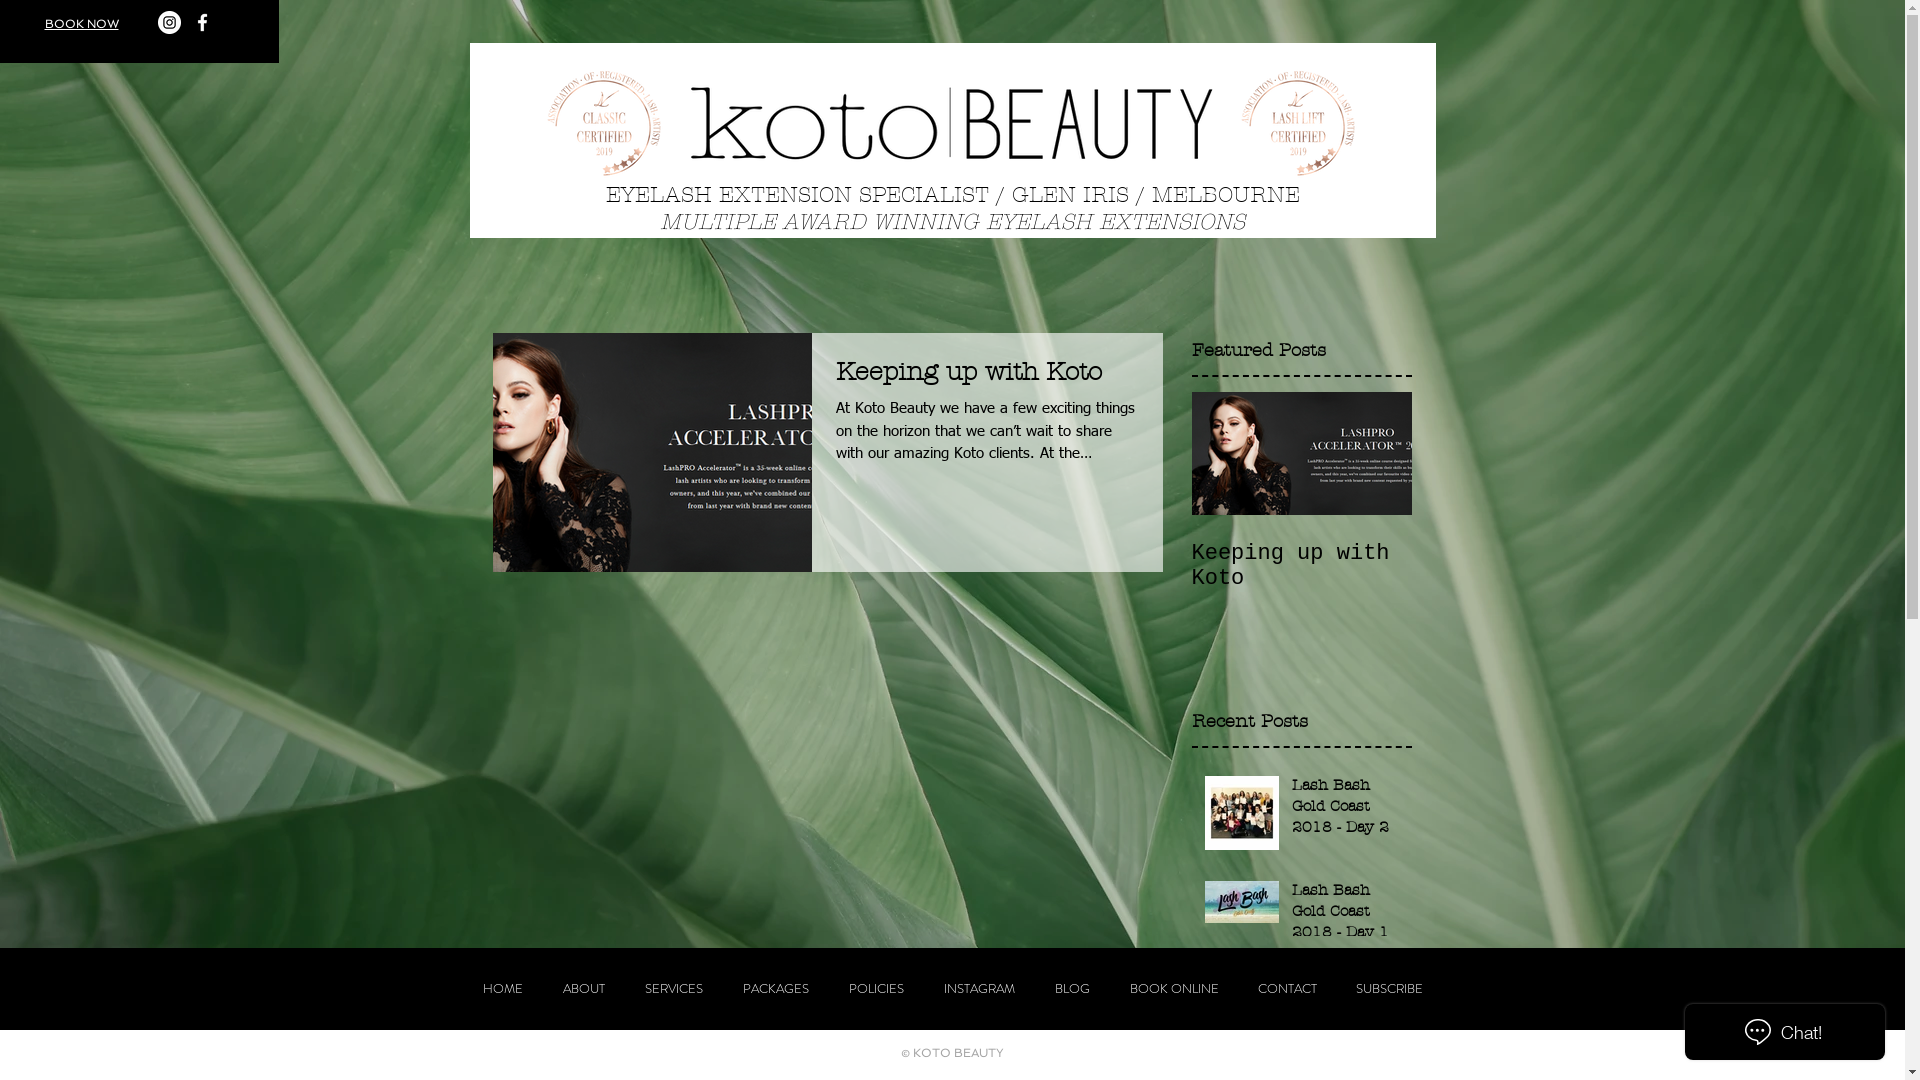 The height and width of the screenshot is (1080, 1920). Describe the element at coordinates (581, 987) in the screenshot. I see `'ABOUT'` at that location.